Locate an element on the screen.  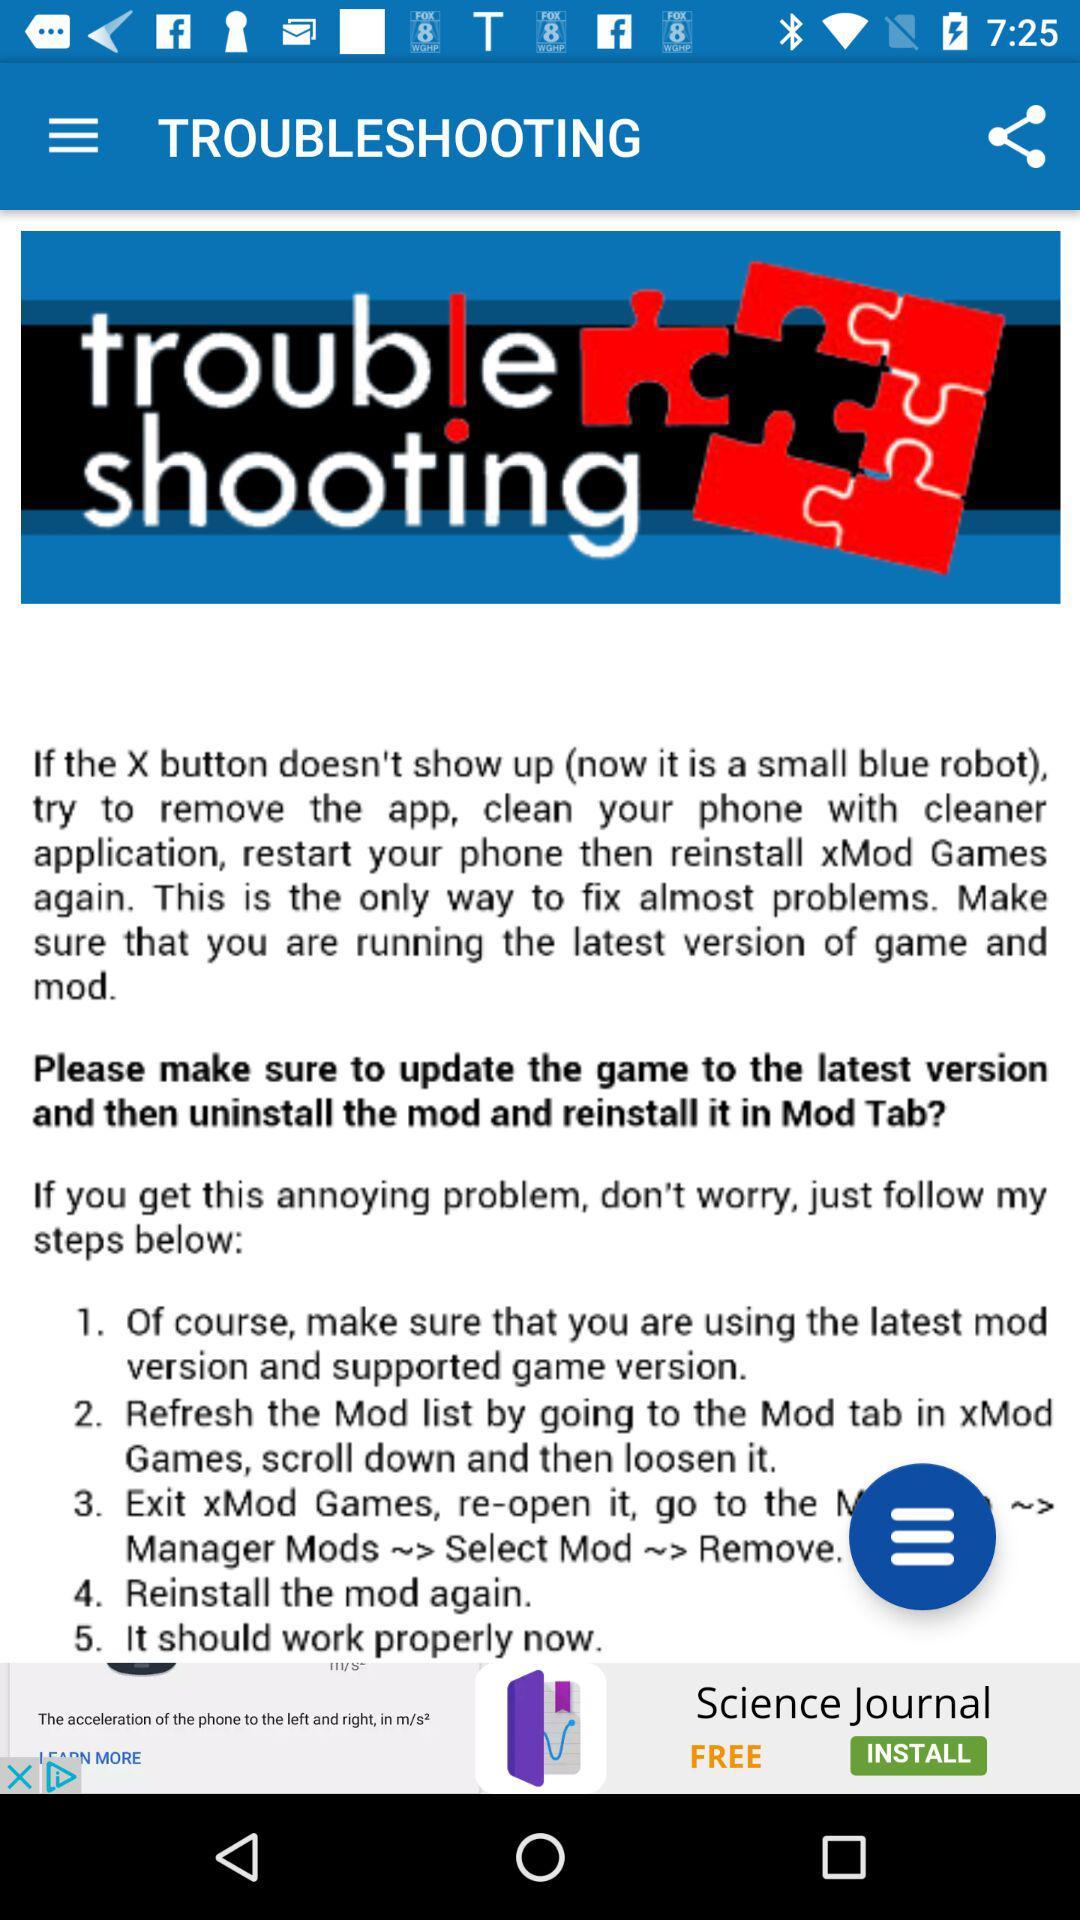
advertisement area is located at coordinates (540, 1727).